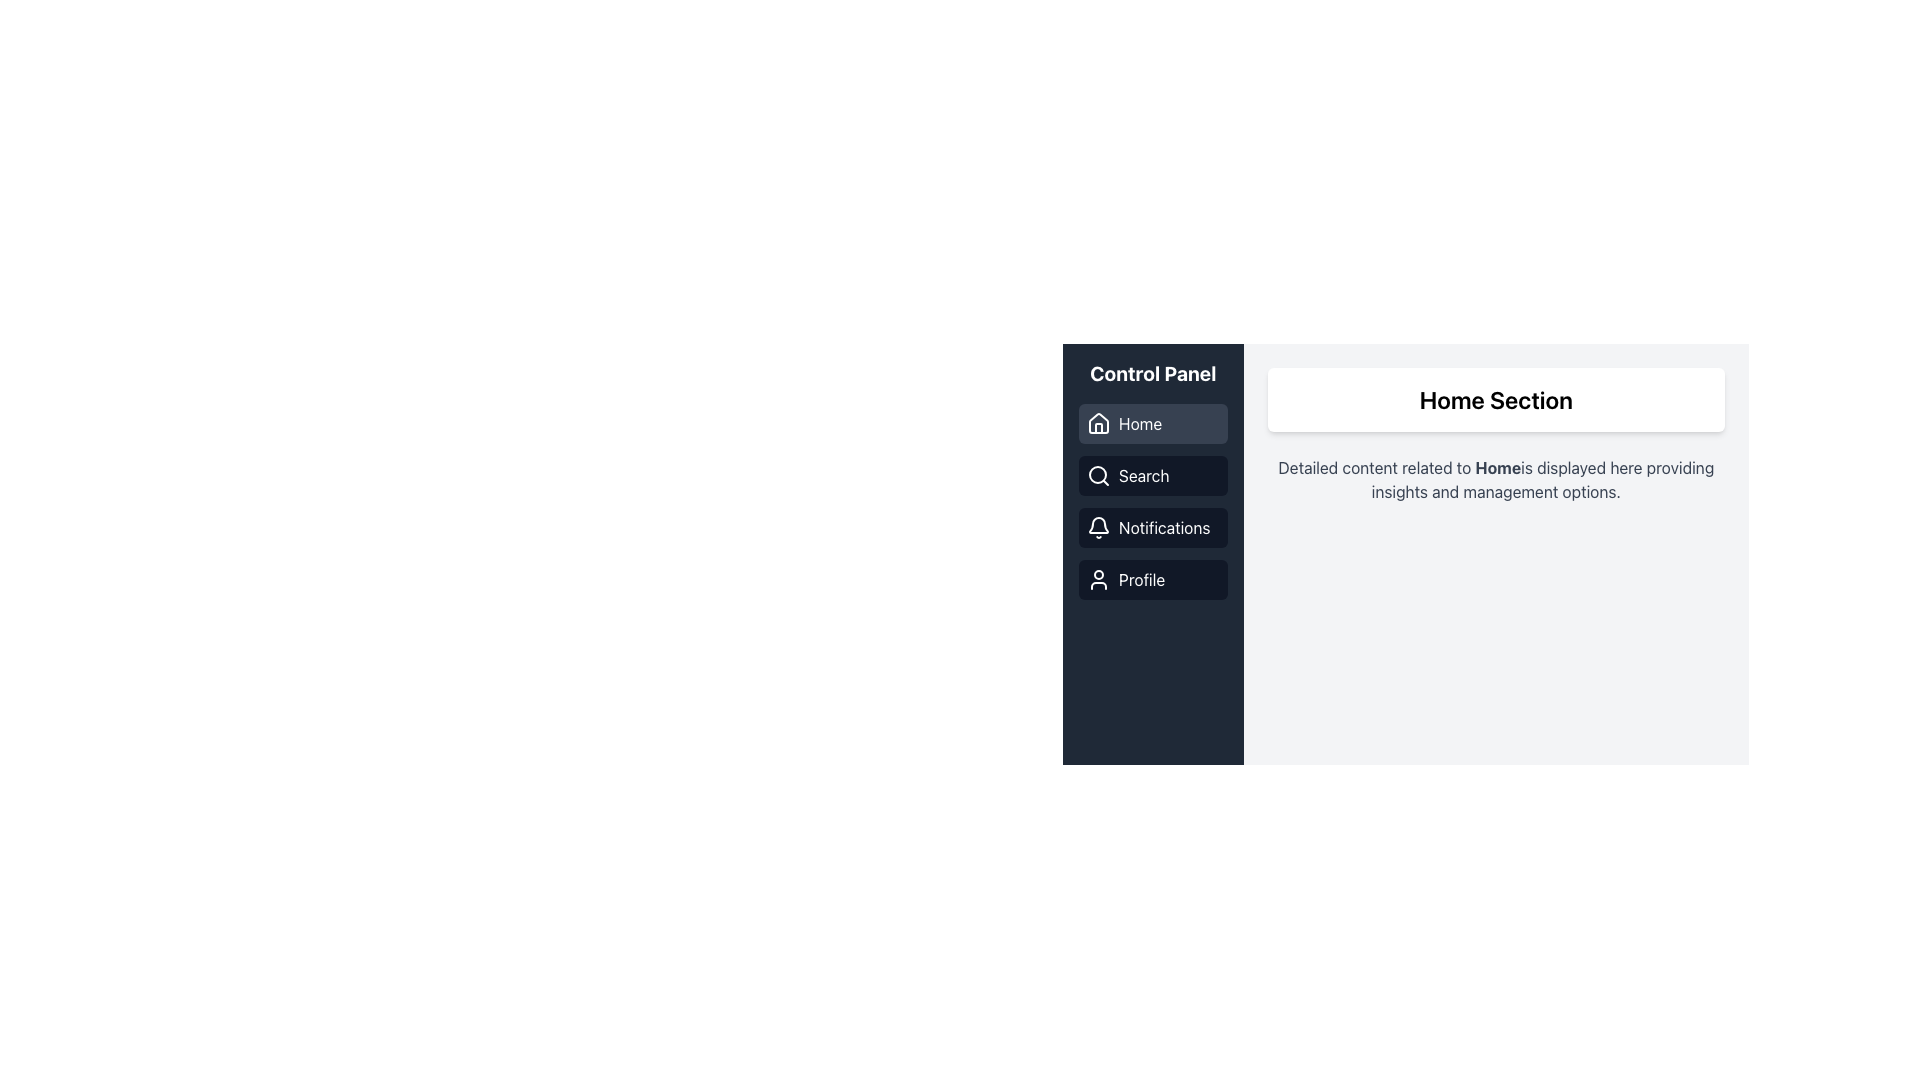  What do you see at coordinates (1098, 527) in the screenshot?
I see `the bell-shaped notification icon located to the left of the text 'Notifications' in the vertical menu by moving the mouse pointer to its center` at bounding box center [1098, 527].